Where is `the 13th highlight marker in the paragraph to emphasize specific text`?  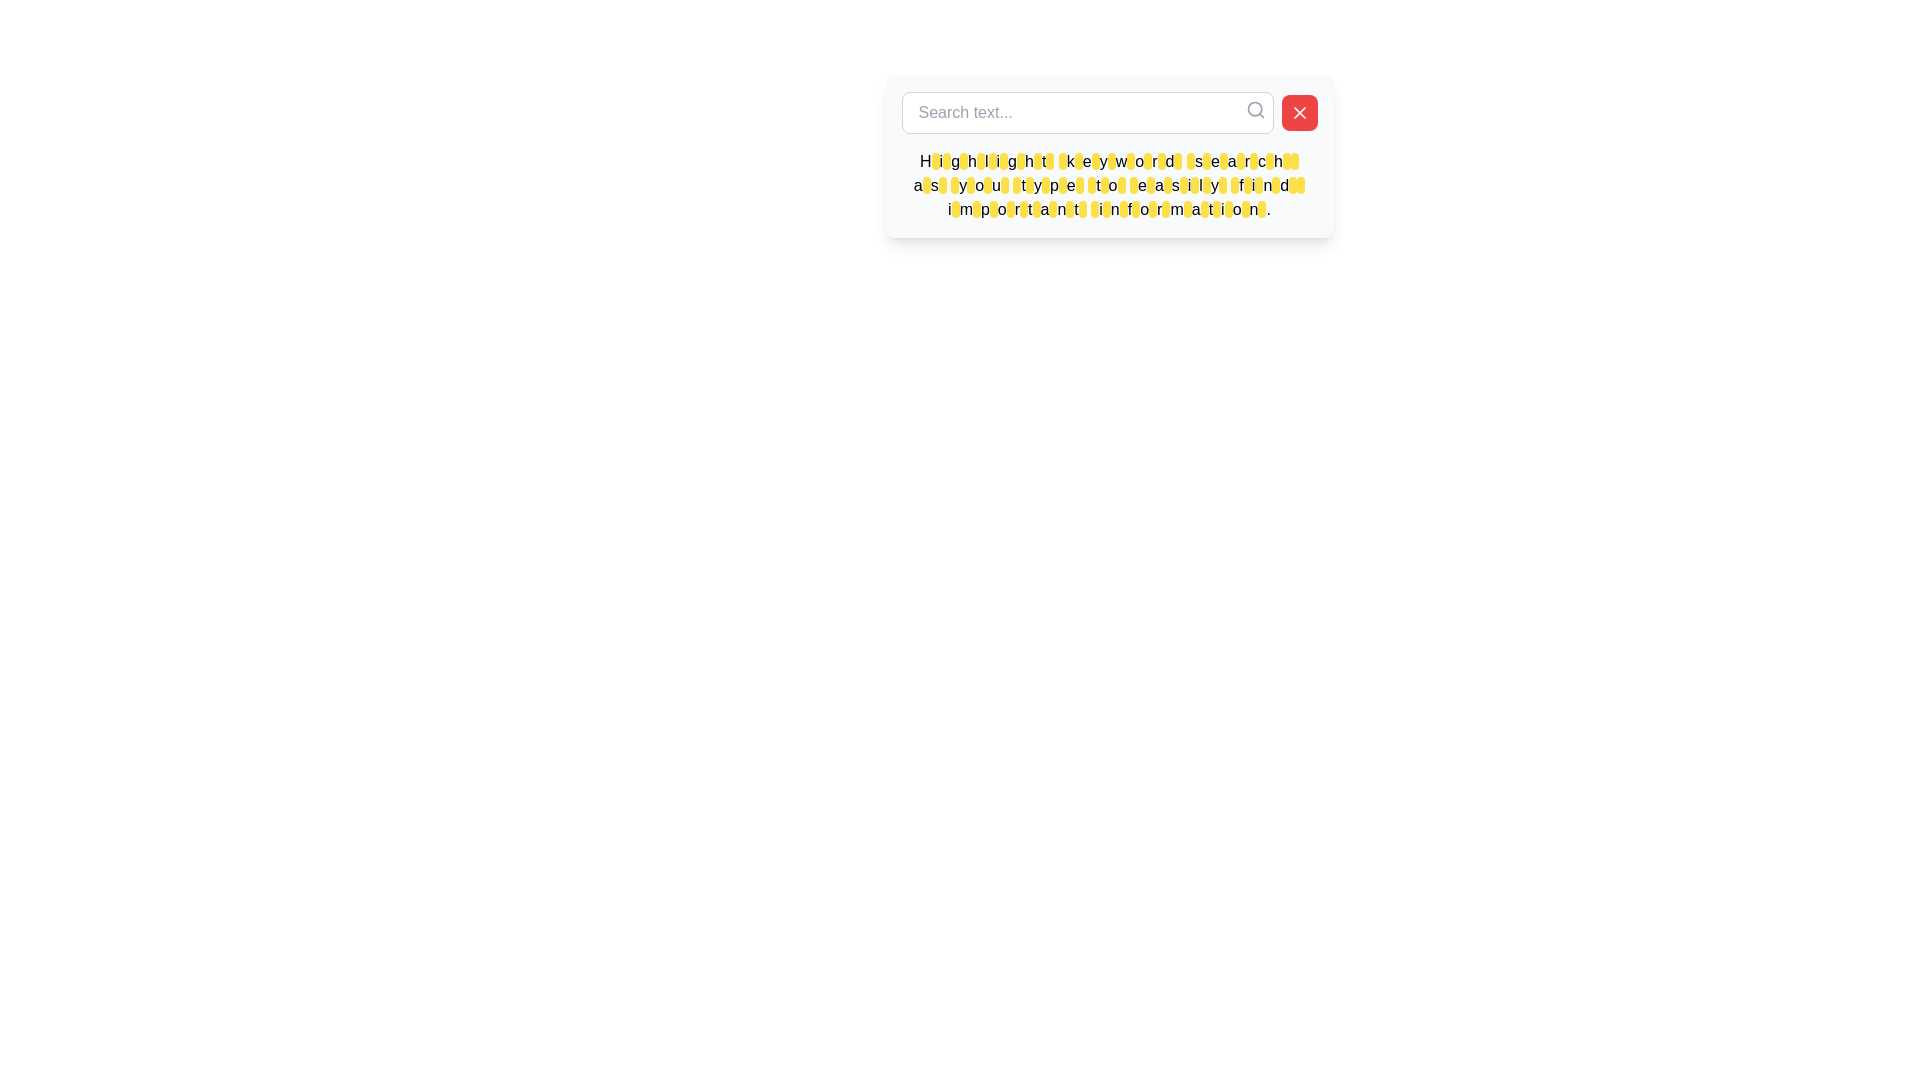 the 13th highlight marker in the paragraph to emphasize specific text is located at coordinates (1110, 160).